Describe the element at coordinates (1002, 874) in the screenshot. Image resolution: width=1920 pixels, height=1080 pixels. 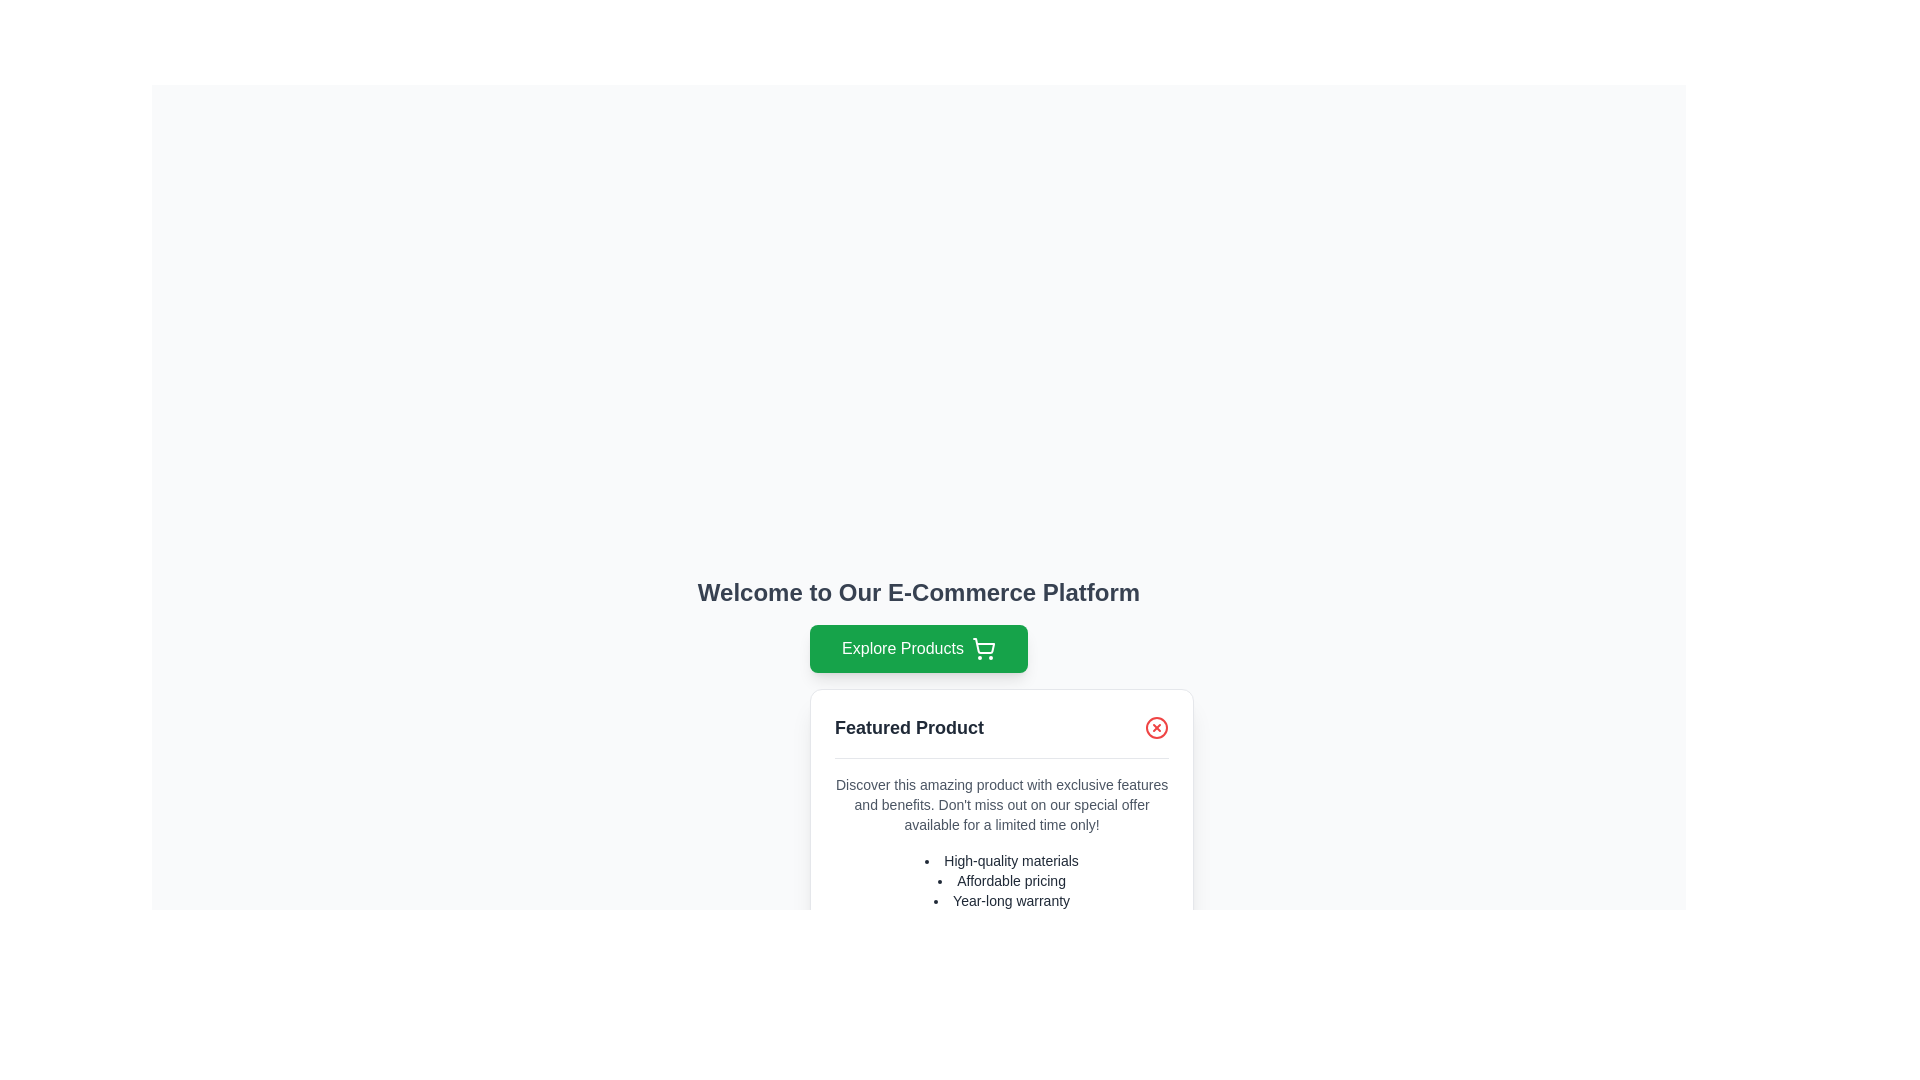
I see `detailed information and benefits provided in the Informational text block located within the 'Featured Product' card, which is situated above the 'Learn More' button` at that location.